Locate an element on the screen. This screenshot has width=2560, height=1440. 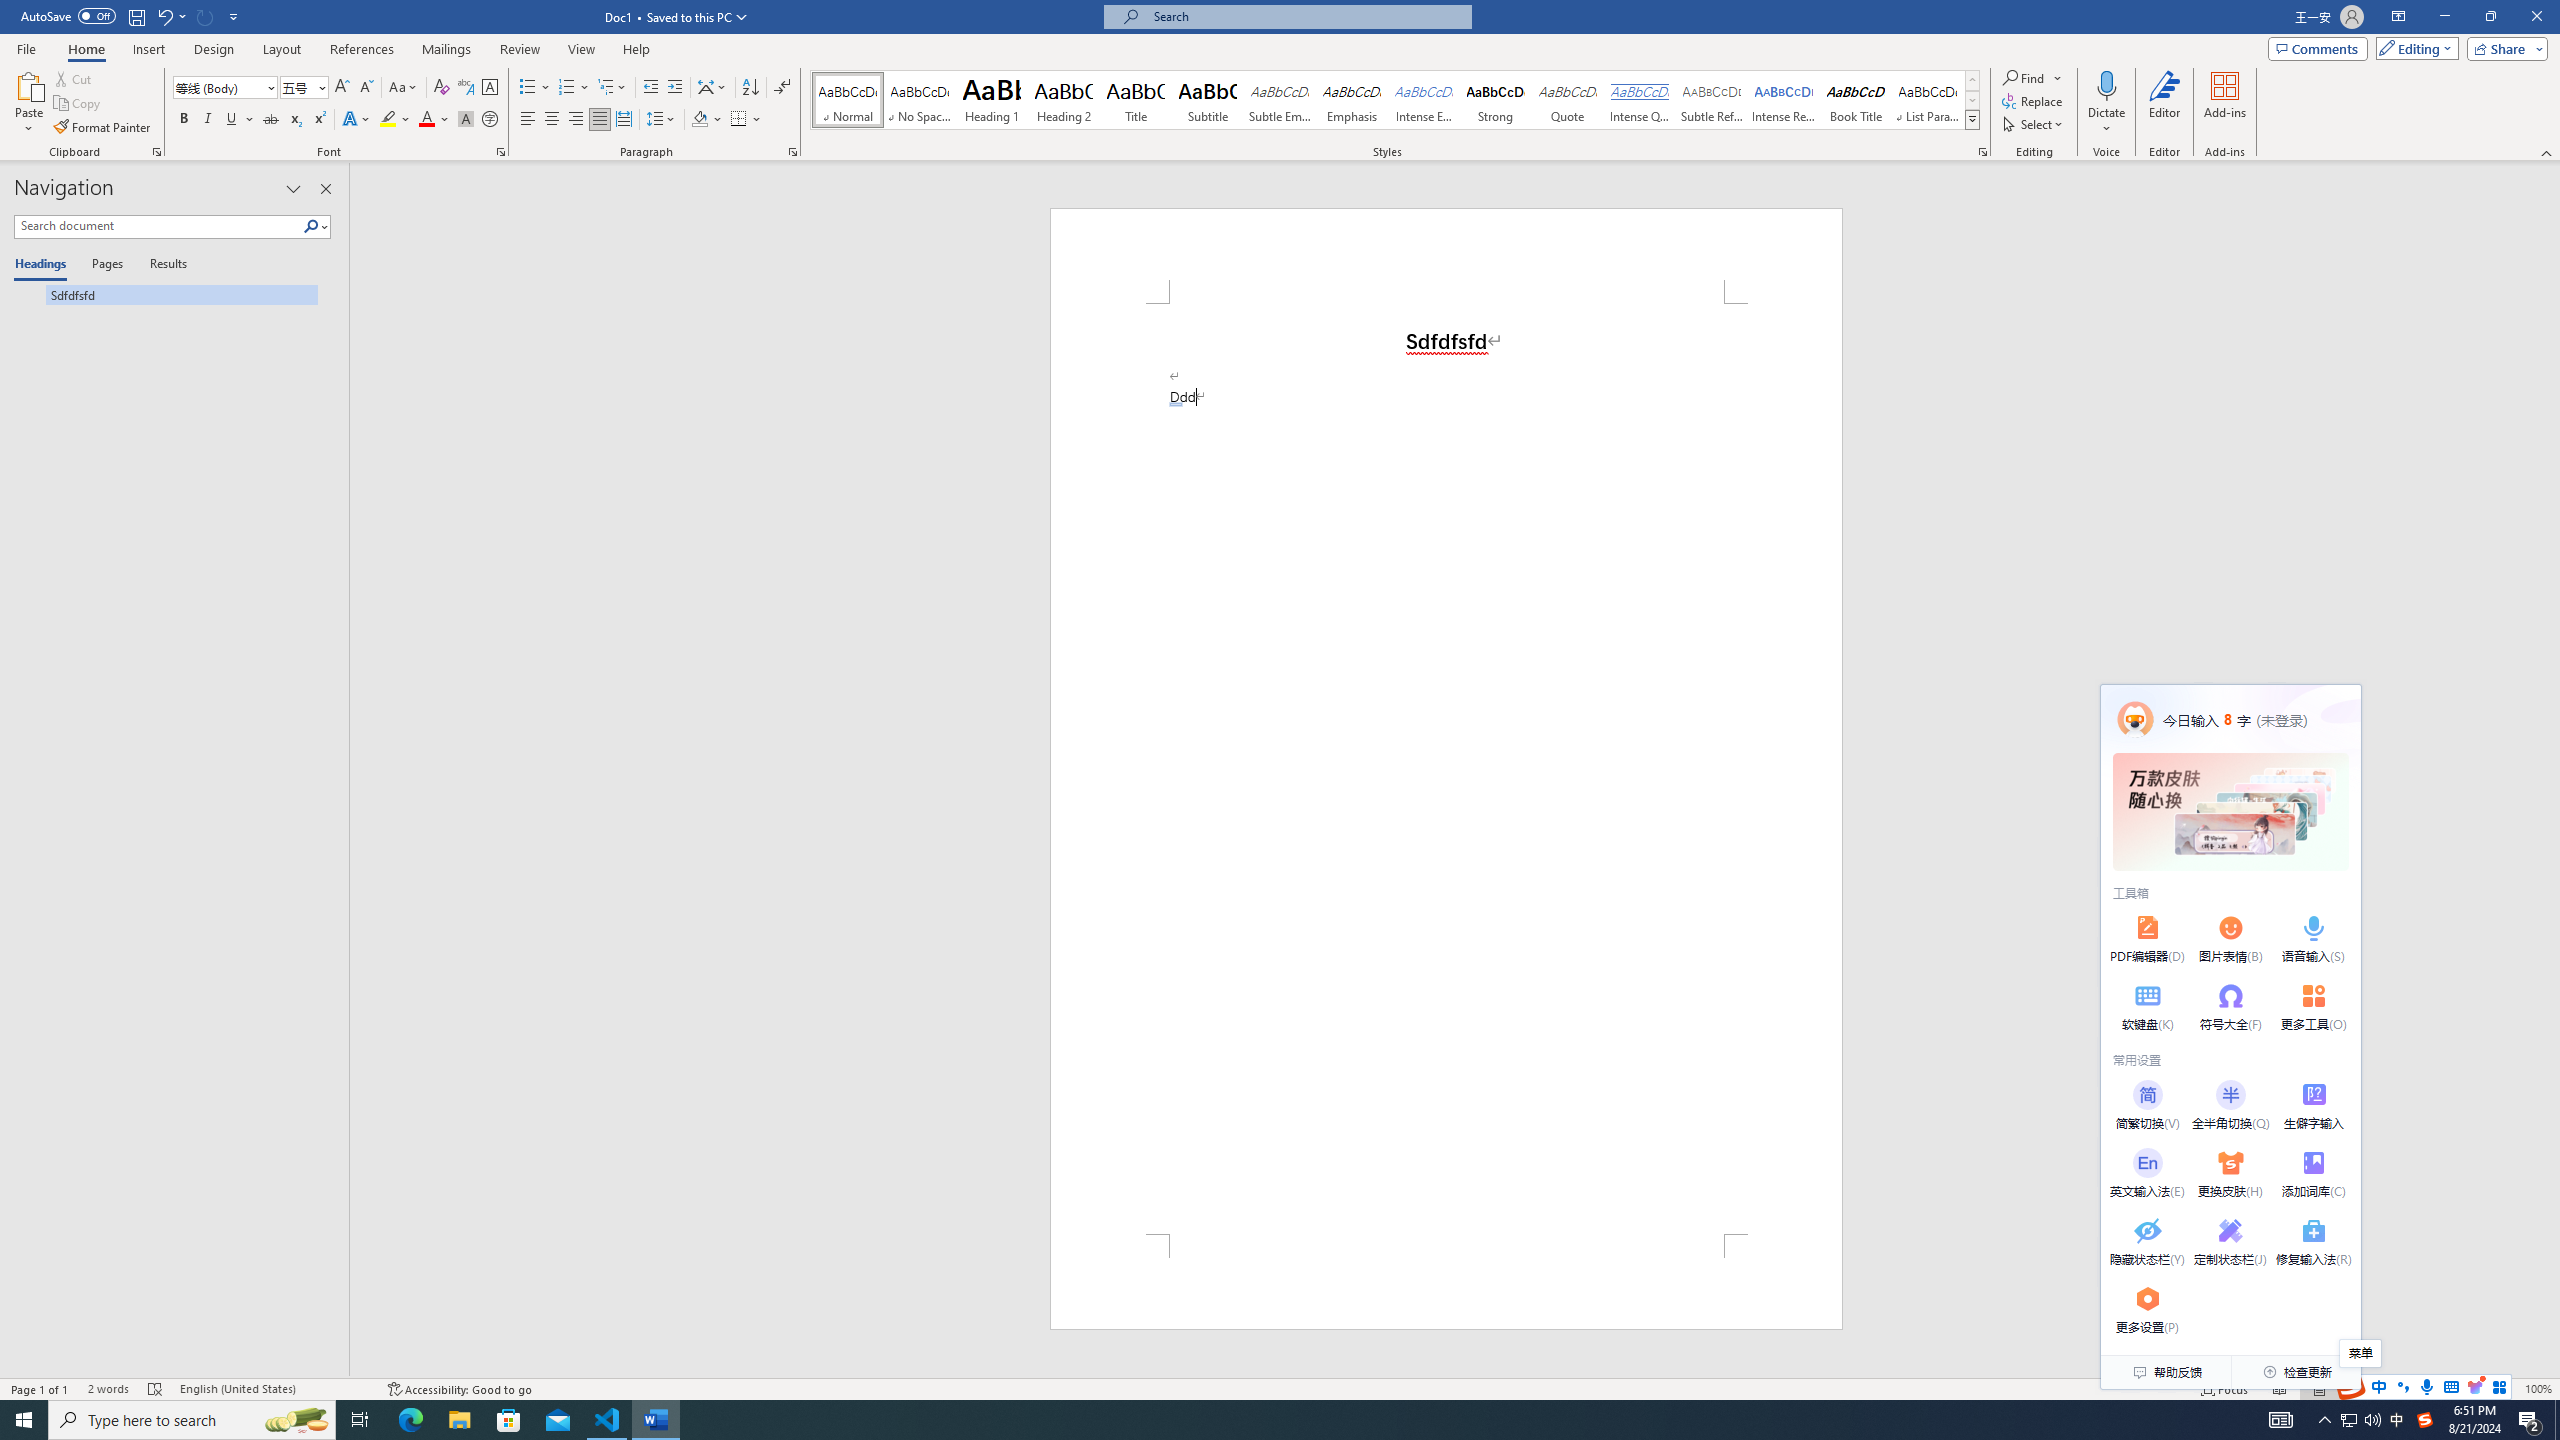
'Intense Reference' is located at coordinates (1784, 99).